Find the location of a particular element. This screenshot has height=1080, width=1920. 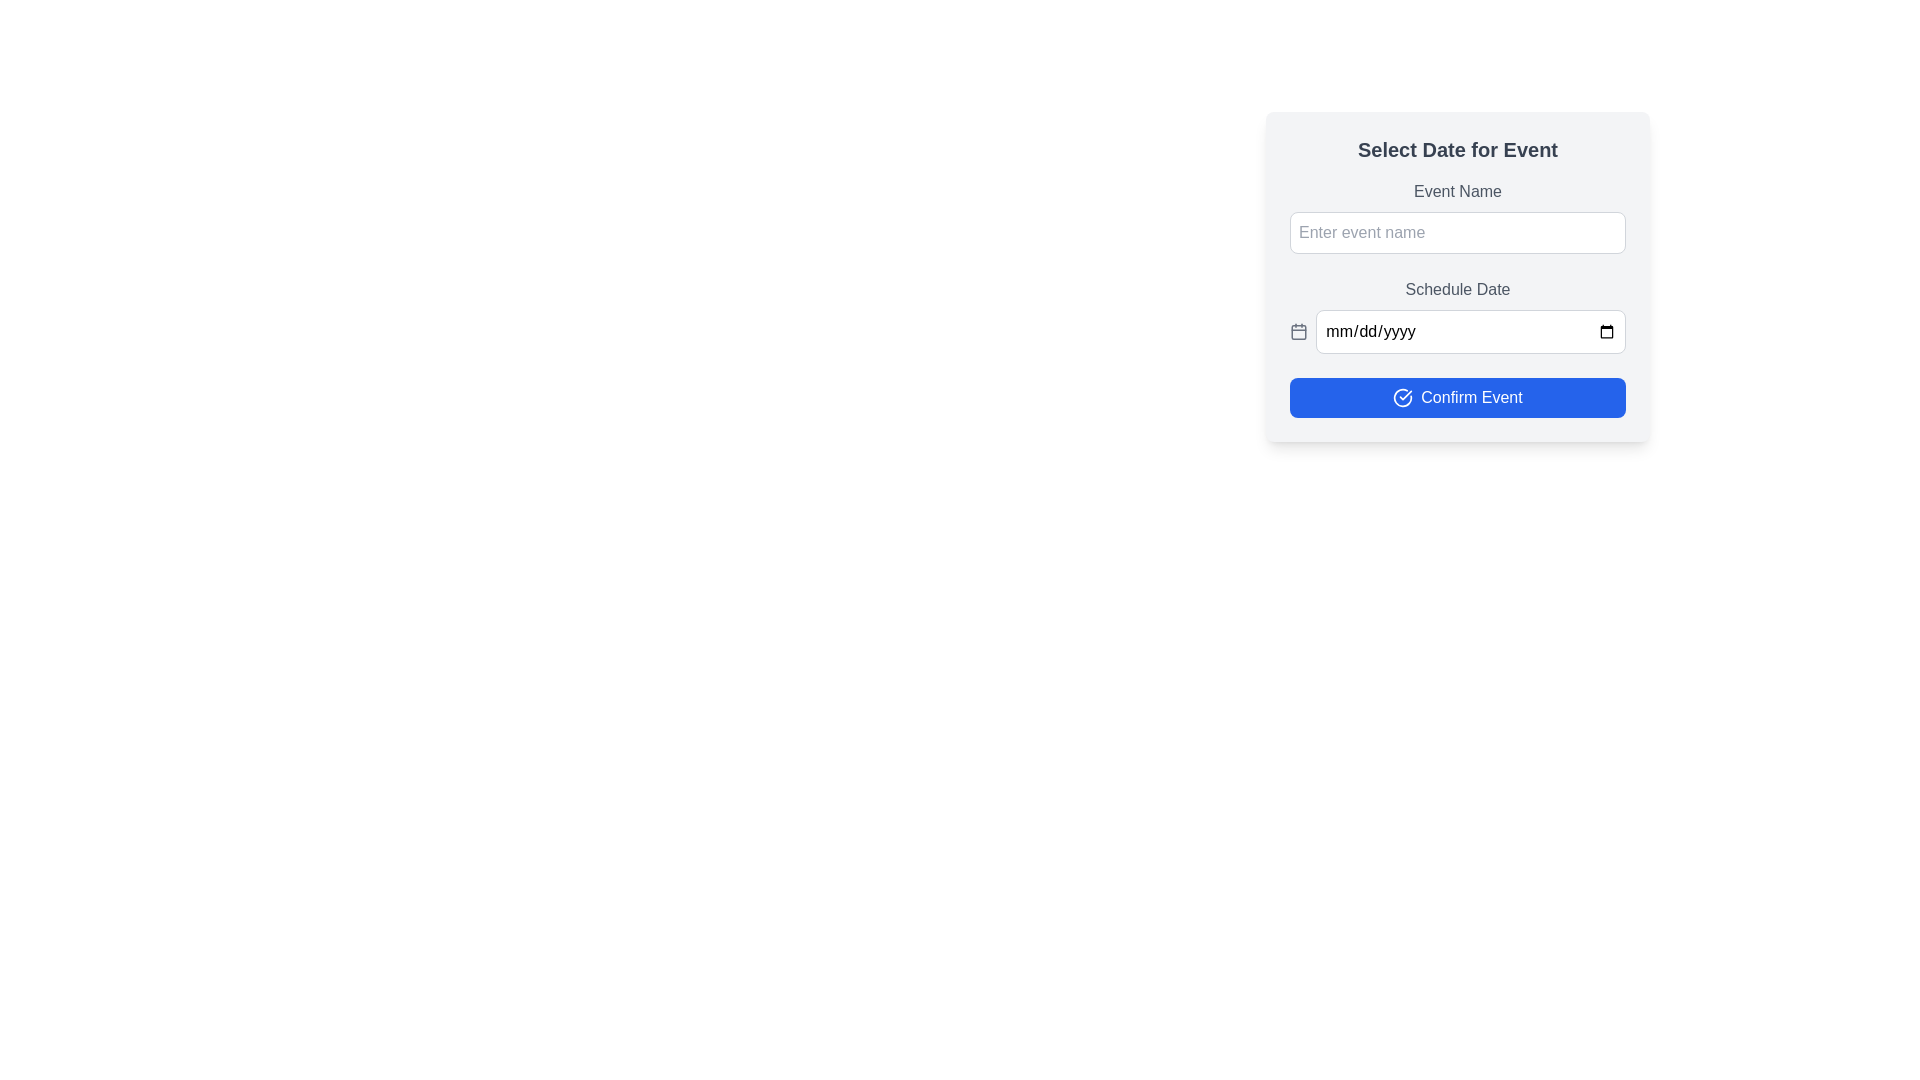

the heading text at the top of the form, which indicates the purpose of the form is located at coordinates (1458, 149).